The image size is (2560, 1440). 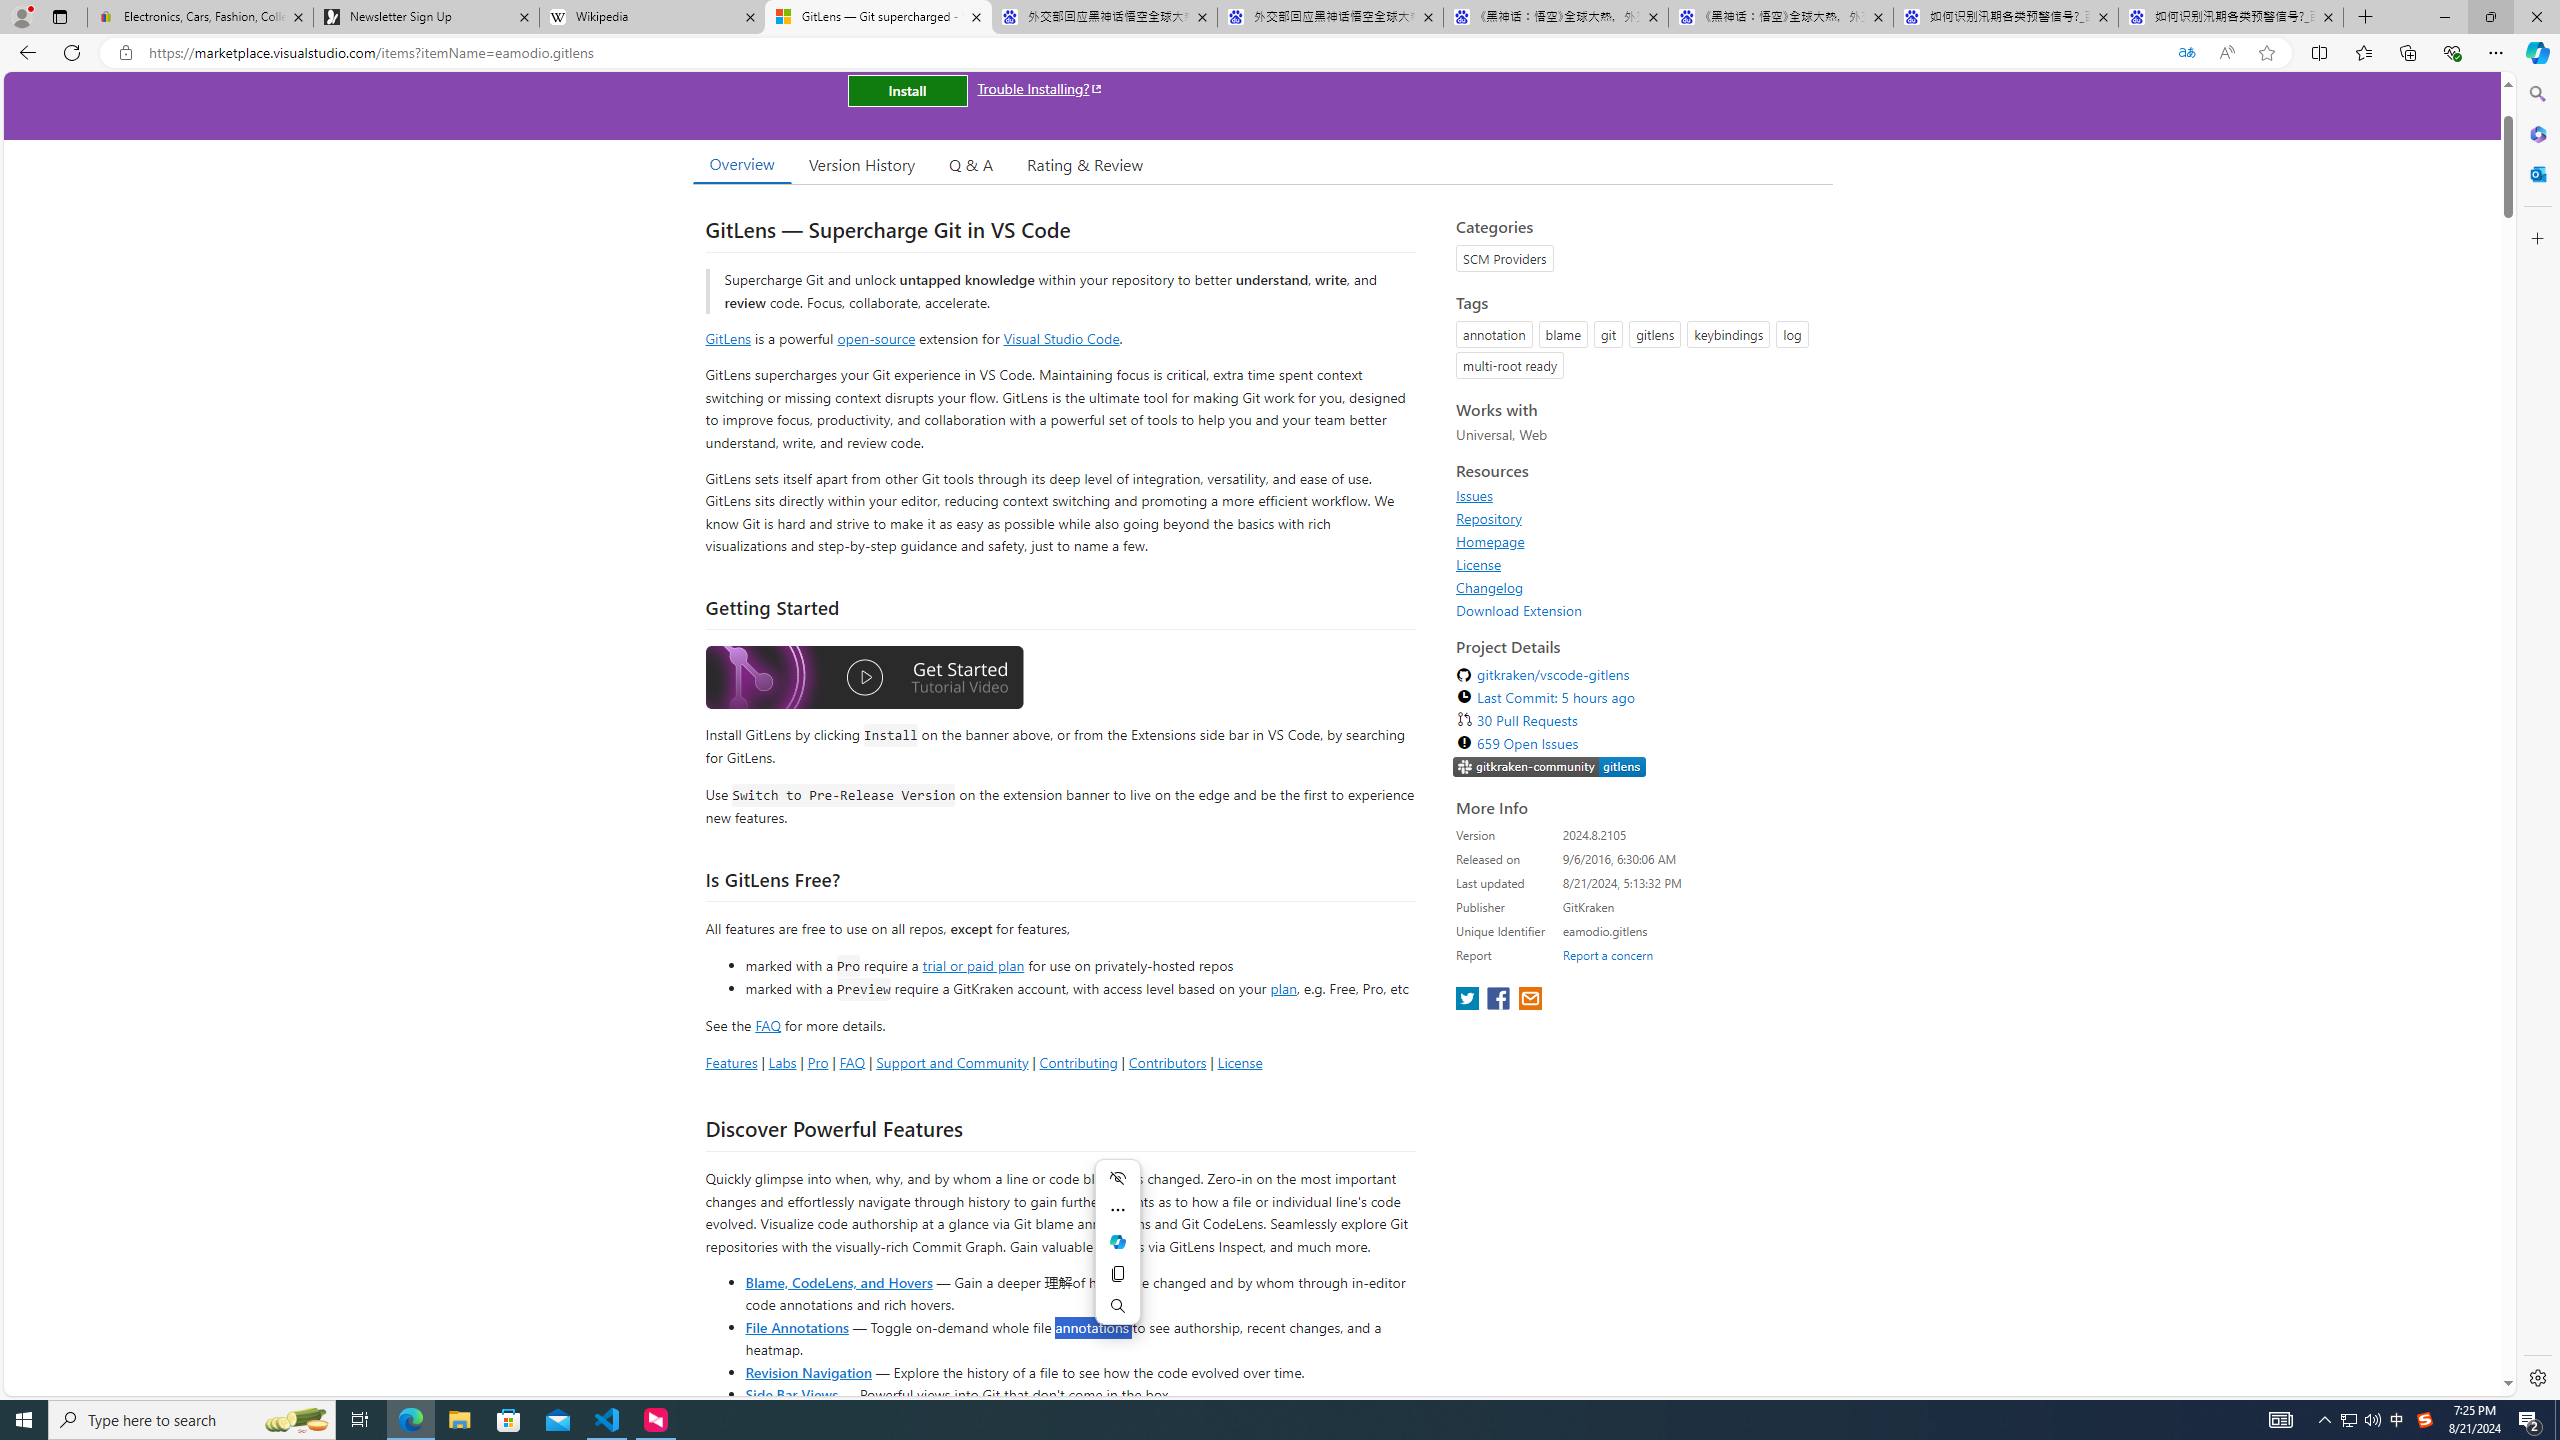 I want to click on 'share extension on twitter', so click(x=1468, y=999).